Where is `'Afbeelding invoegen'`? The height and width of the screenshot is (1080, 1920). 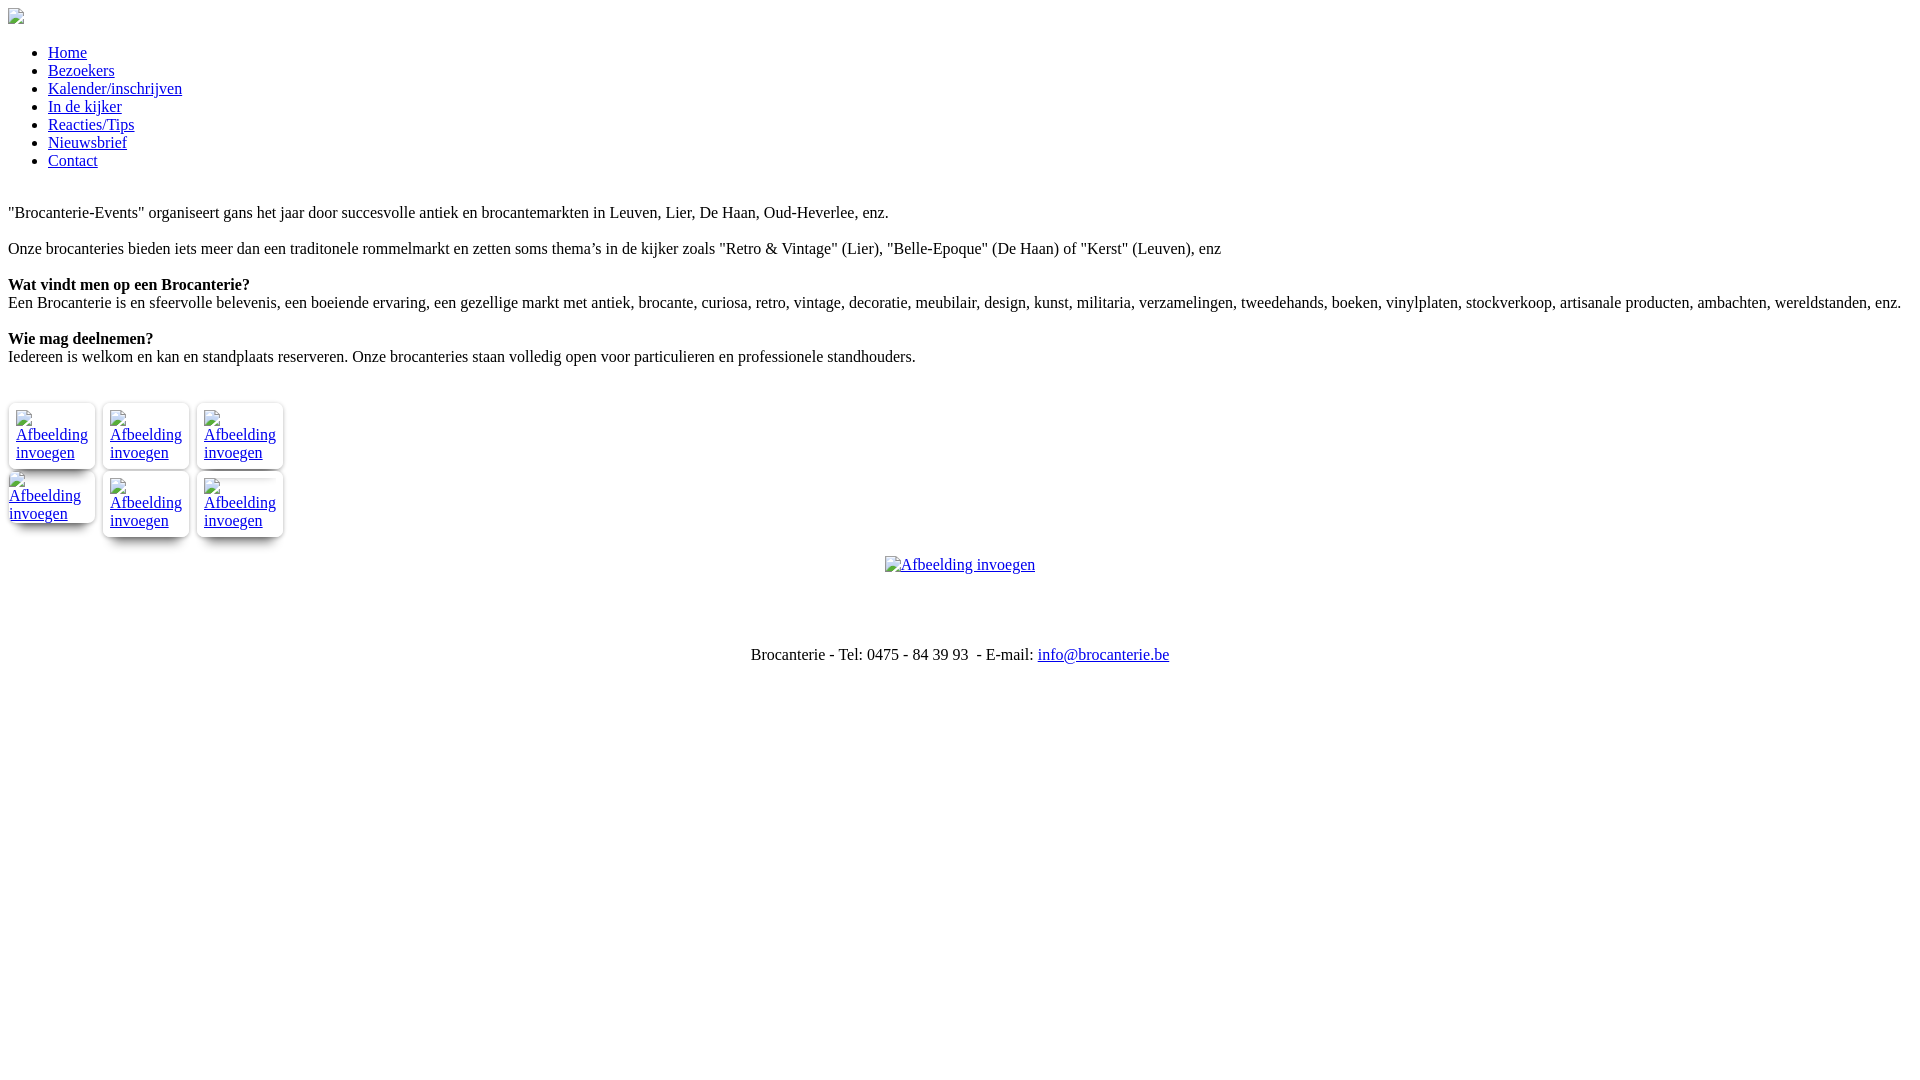 'Afbeelding invoegen' is located at coordinates (101, 452).